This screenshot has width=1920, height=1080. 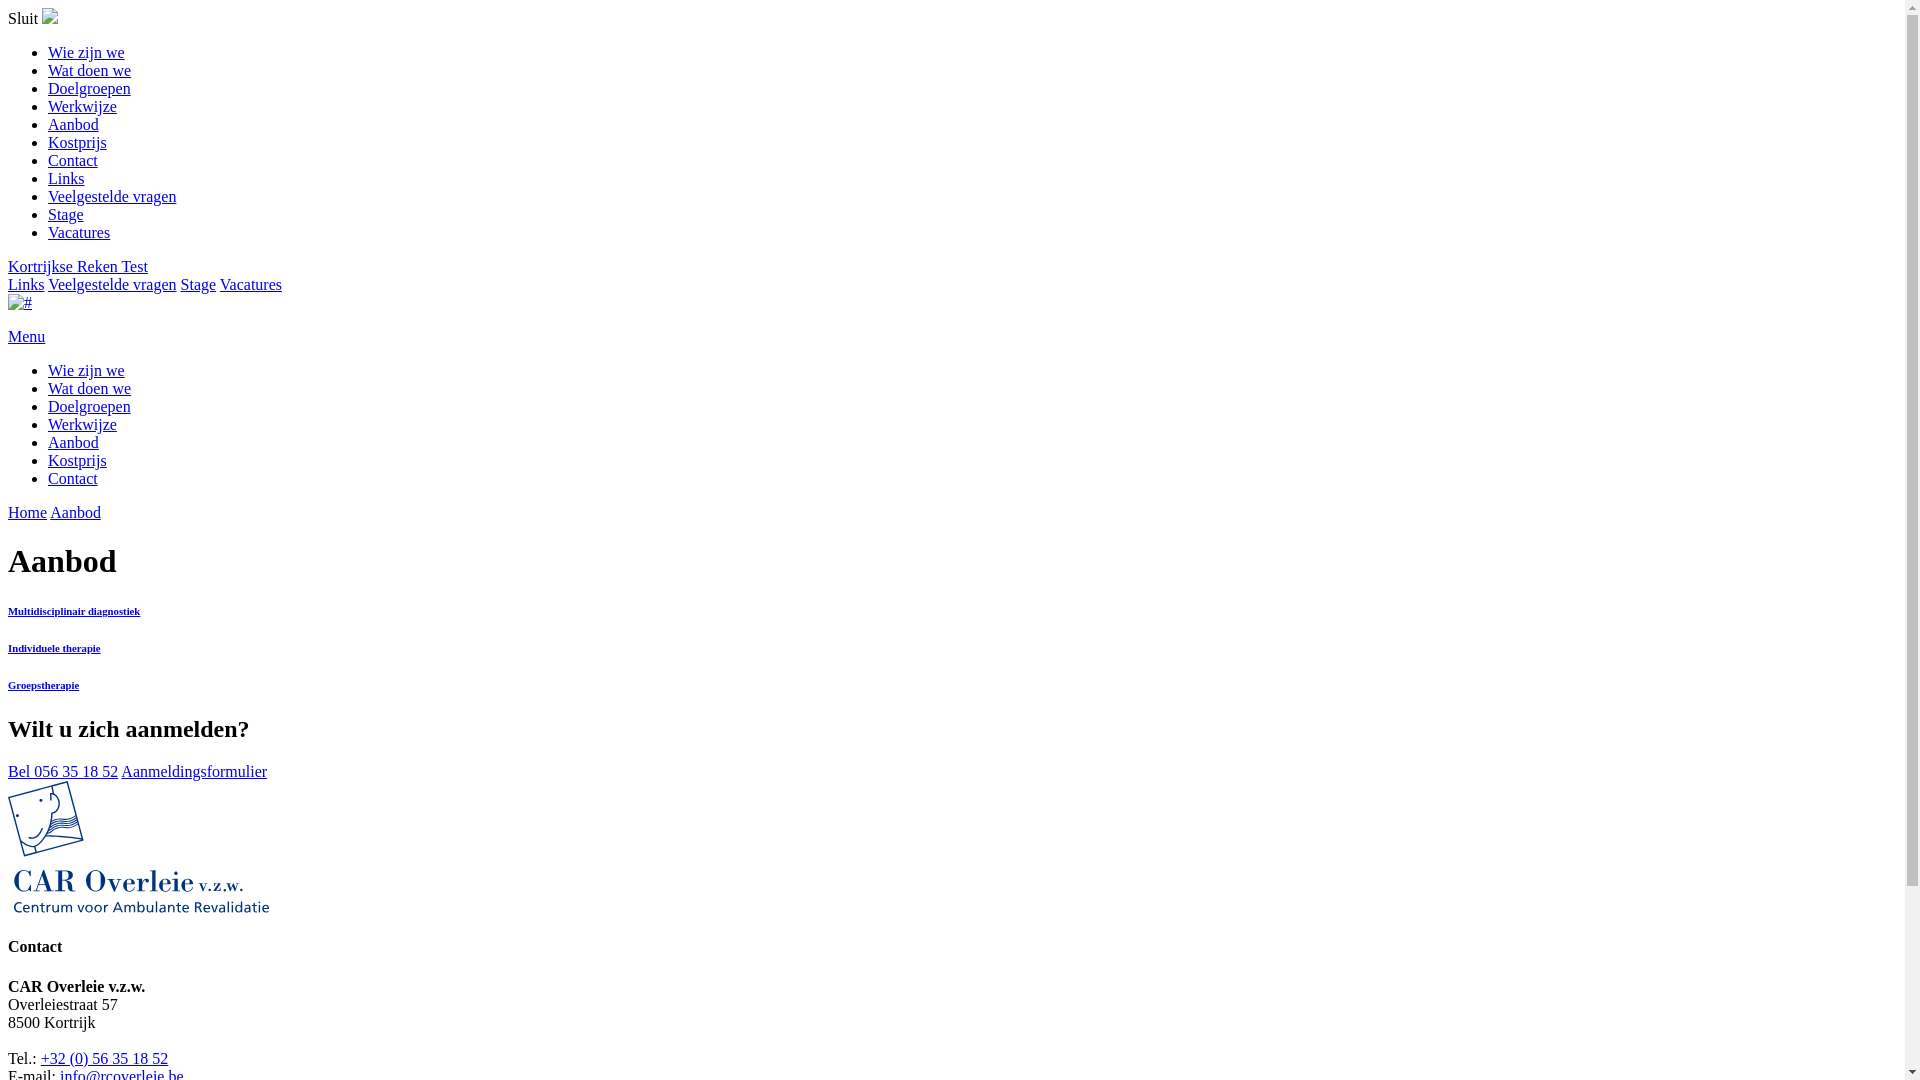 What do you see at coordinates (193, 770) in the screenshot?
I see `'Aanmeldingsformulier'` at bounding box center [193, 770].